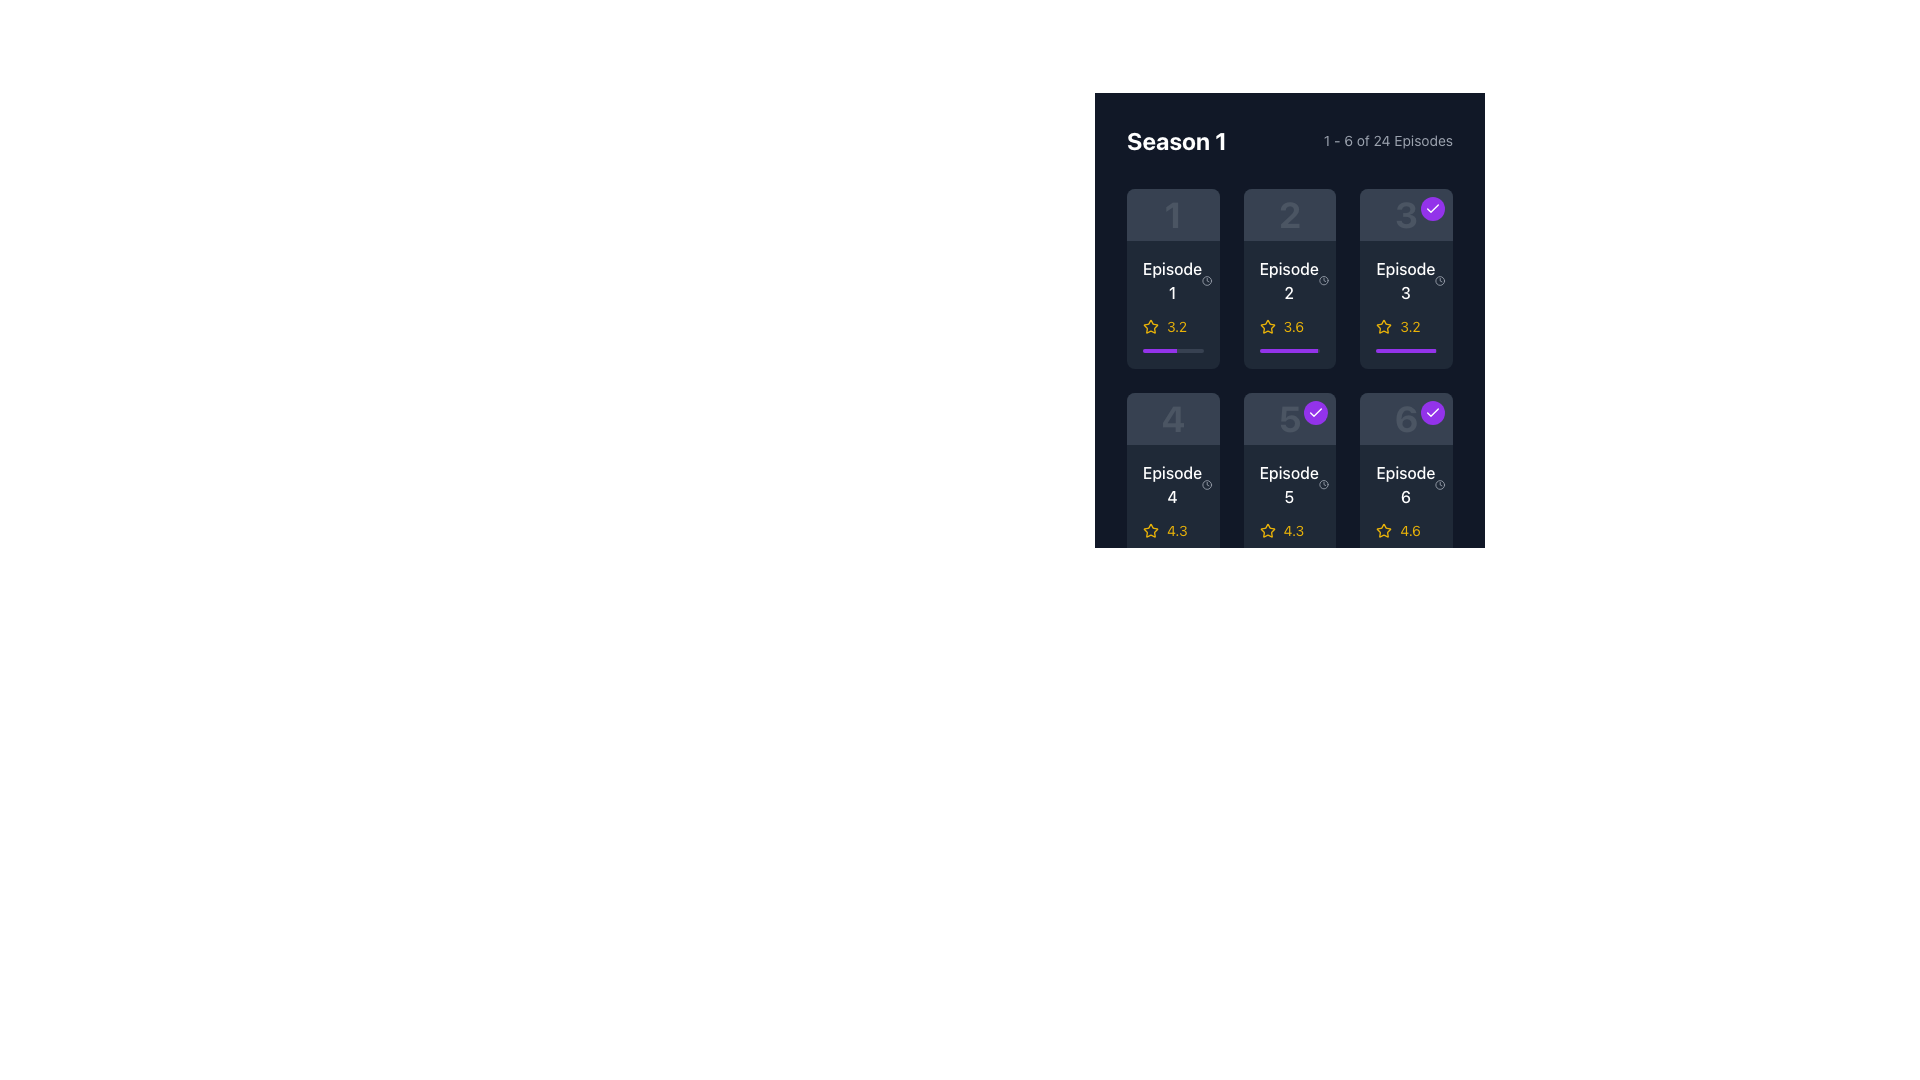 The height and width of the screenshot is (1080, 1920). What do you see at coordinates (1409, 326) in the screenshot?
I see `the numeric value '3.2' styled in yellow, which represents a rating or score, located adjacent to a star-shaped icon for 'Episode 3' in the grid structure` at bounding box center [1409, 326].